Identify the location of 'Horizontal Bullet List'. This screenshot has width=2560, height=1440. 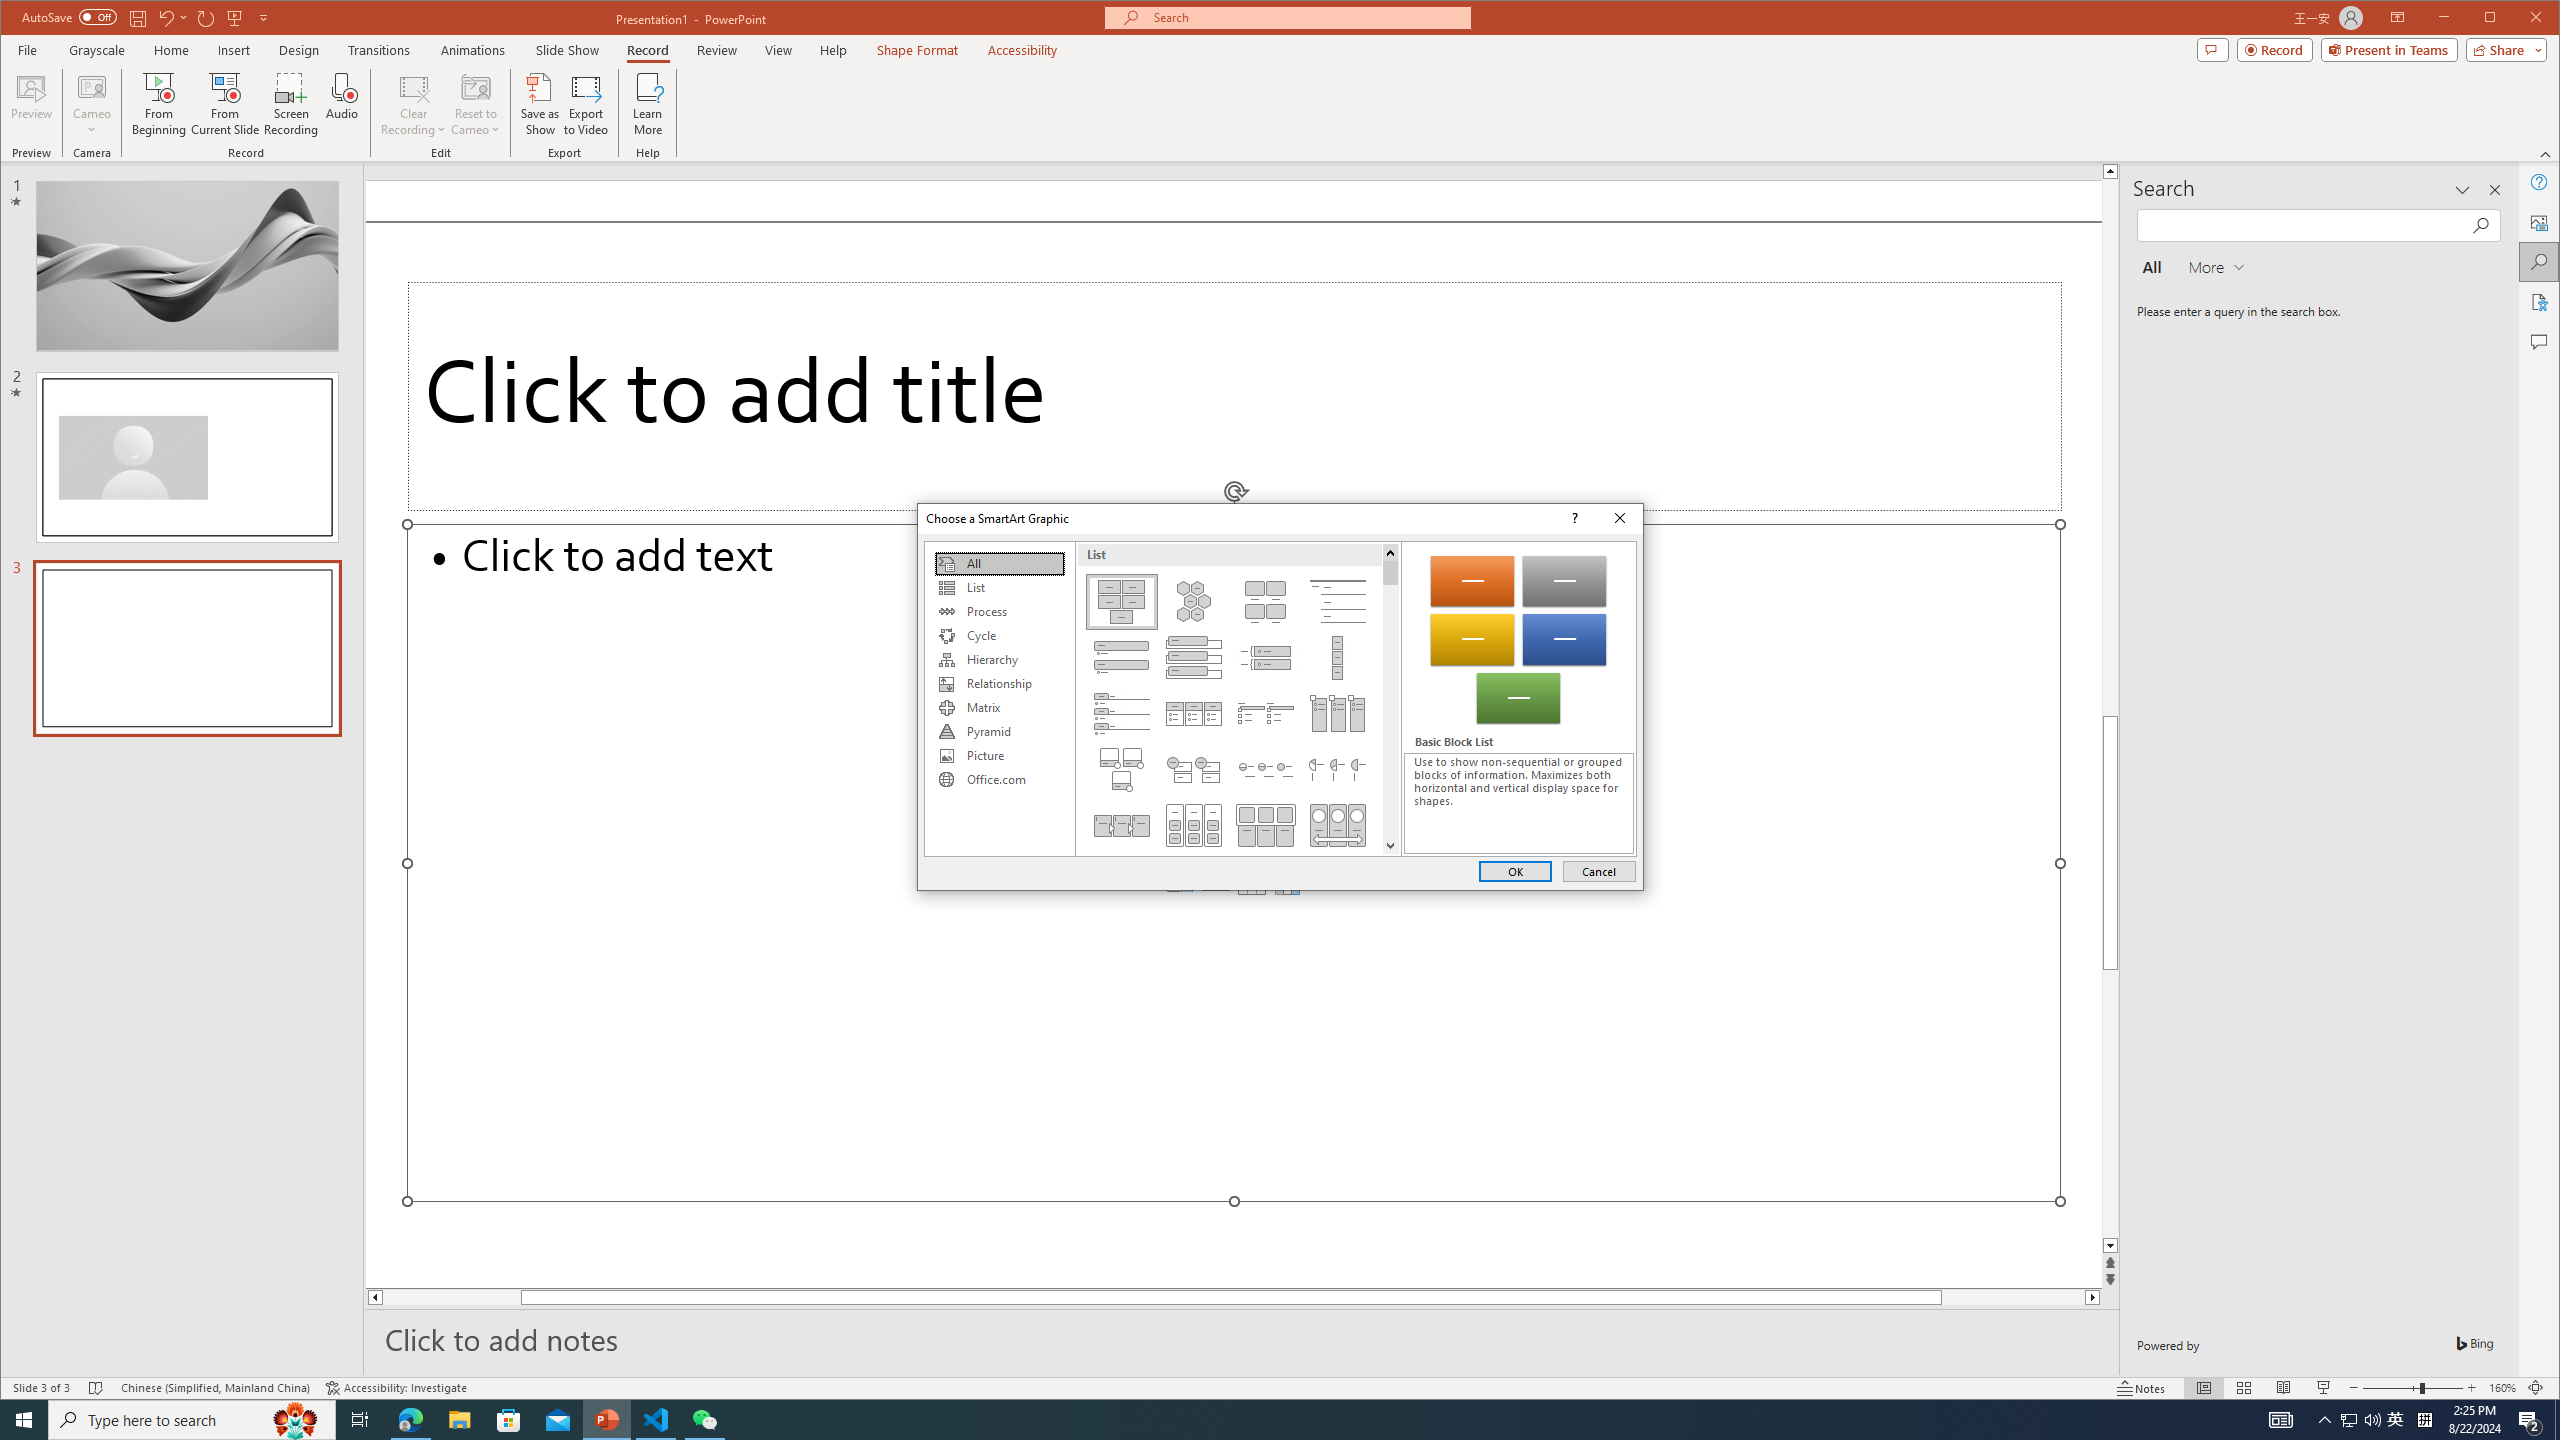
(1191, 712).